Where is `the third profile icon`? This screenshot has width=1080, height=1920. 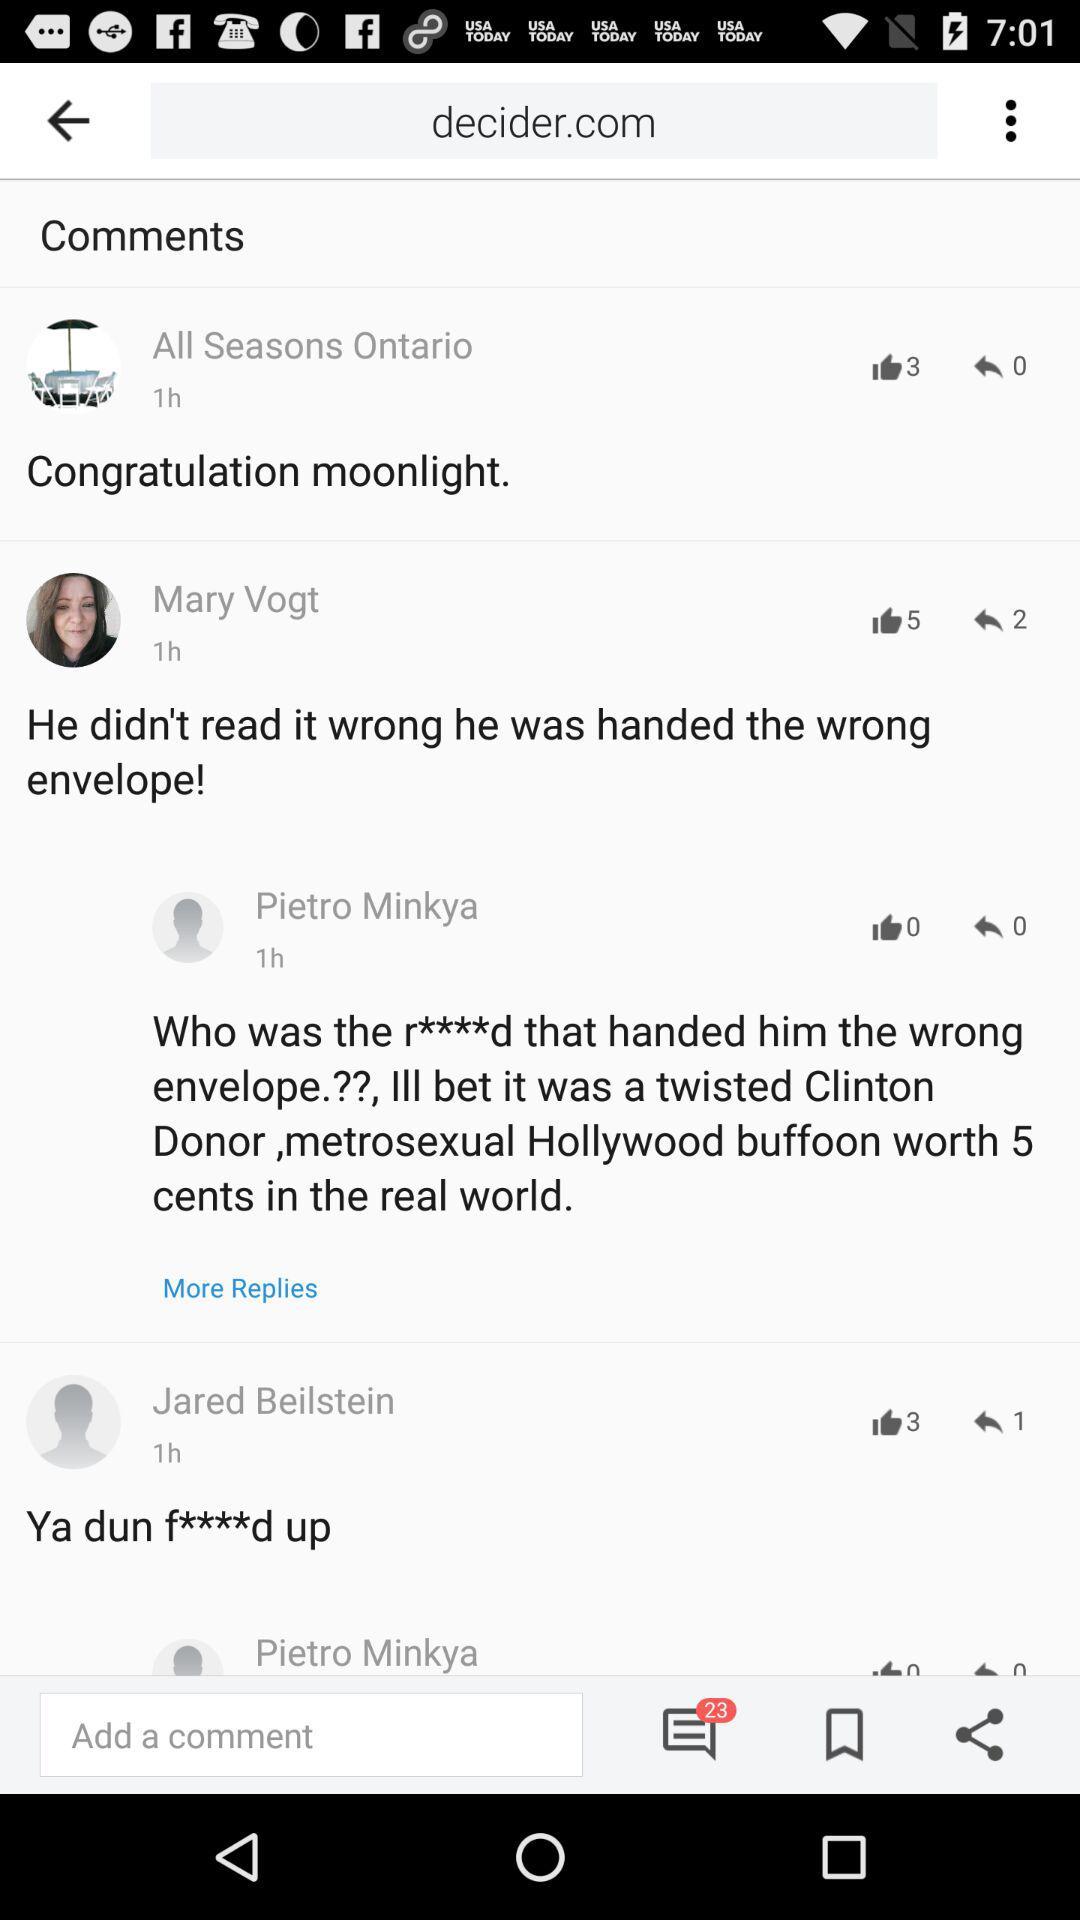 the third profile icon is located at coordinates (72, 1420).